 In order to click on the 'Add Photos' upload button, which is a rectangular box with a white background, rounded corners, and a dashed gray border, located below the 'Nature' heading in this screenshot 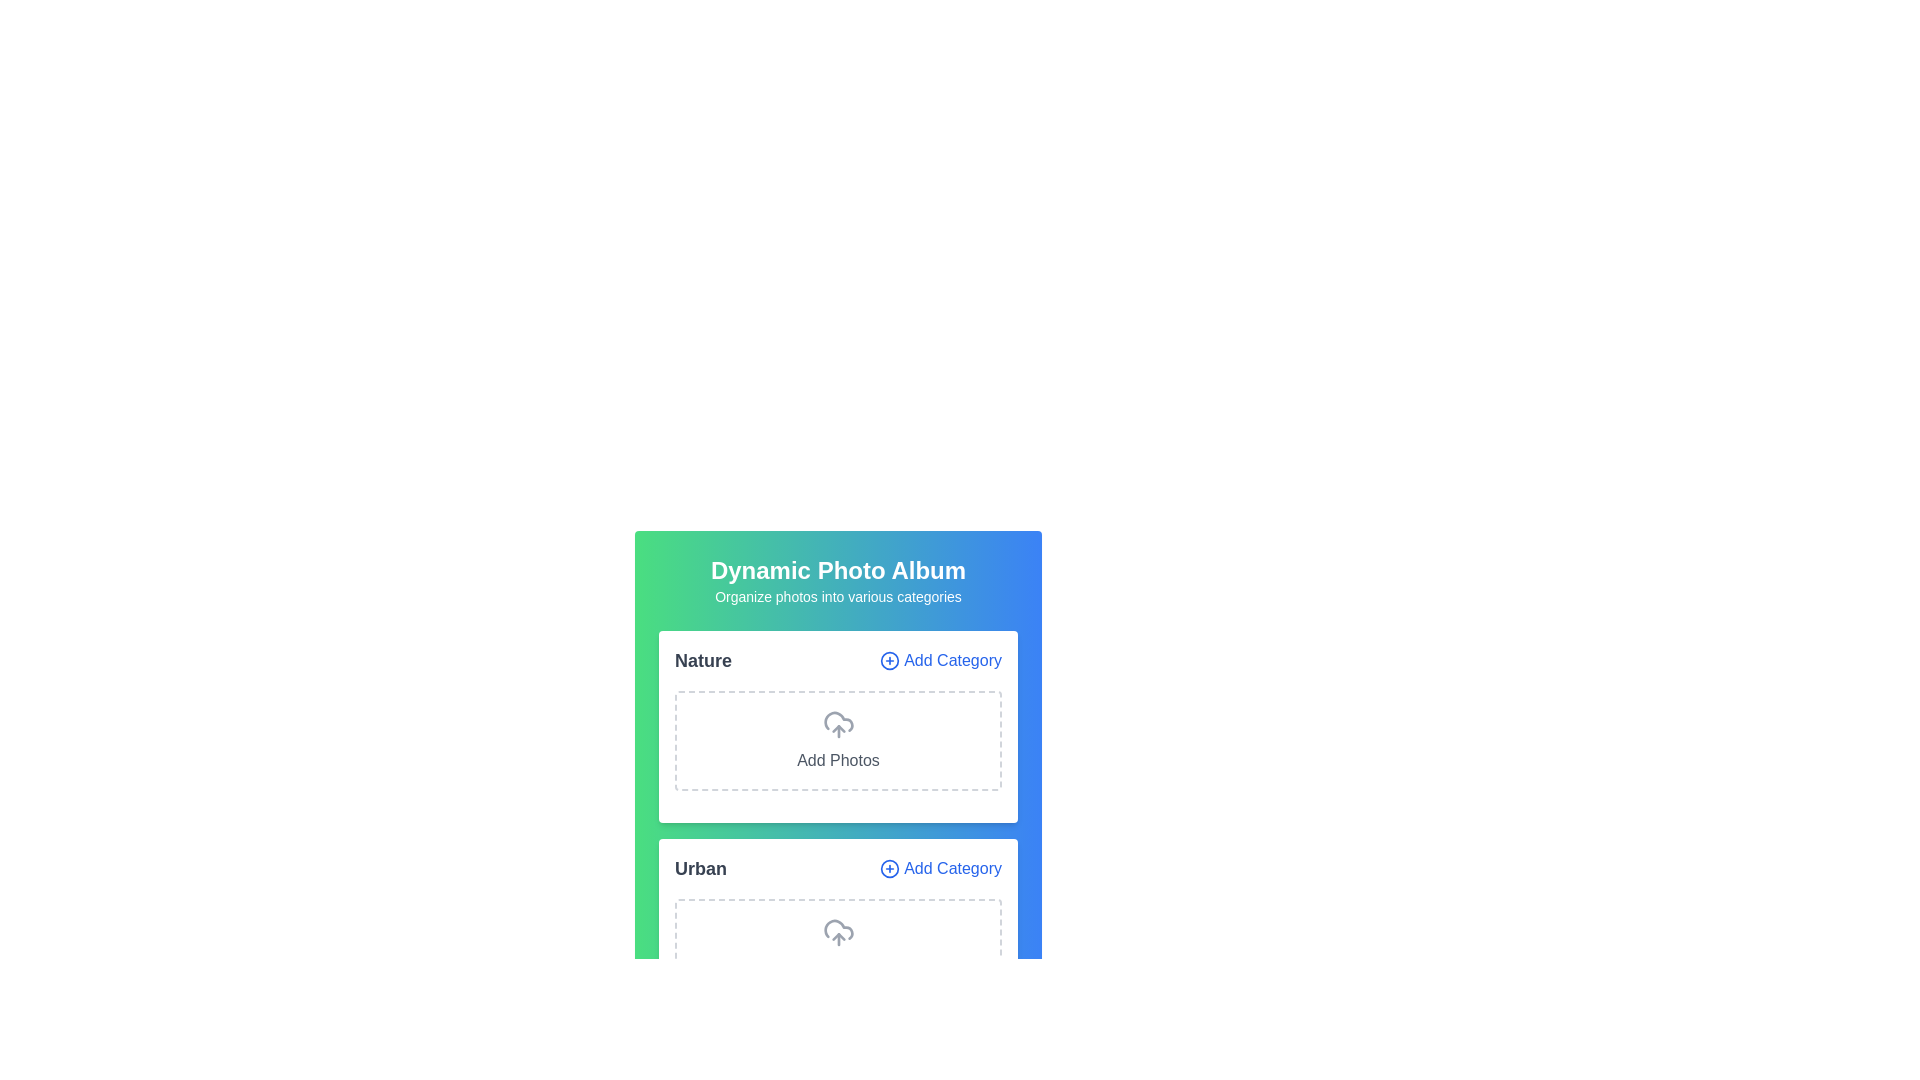, I will do `click(838, 732)`.